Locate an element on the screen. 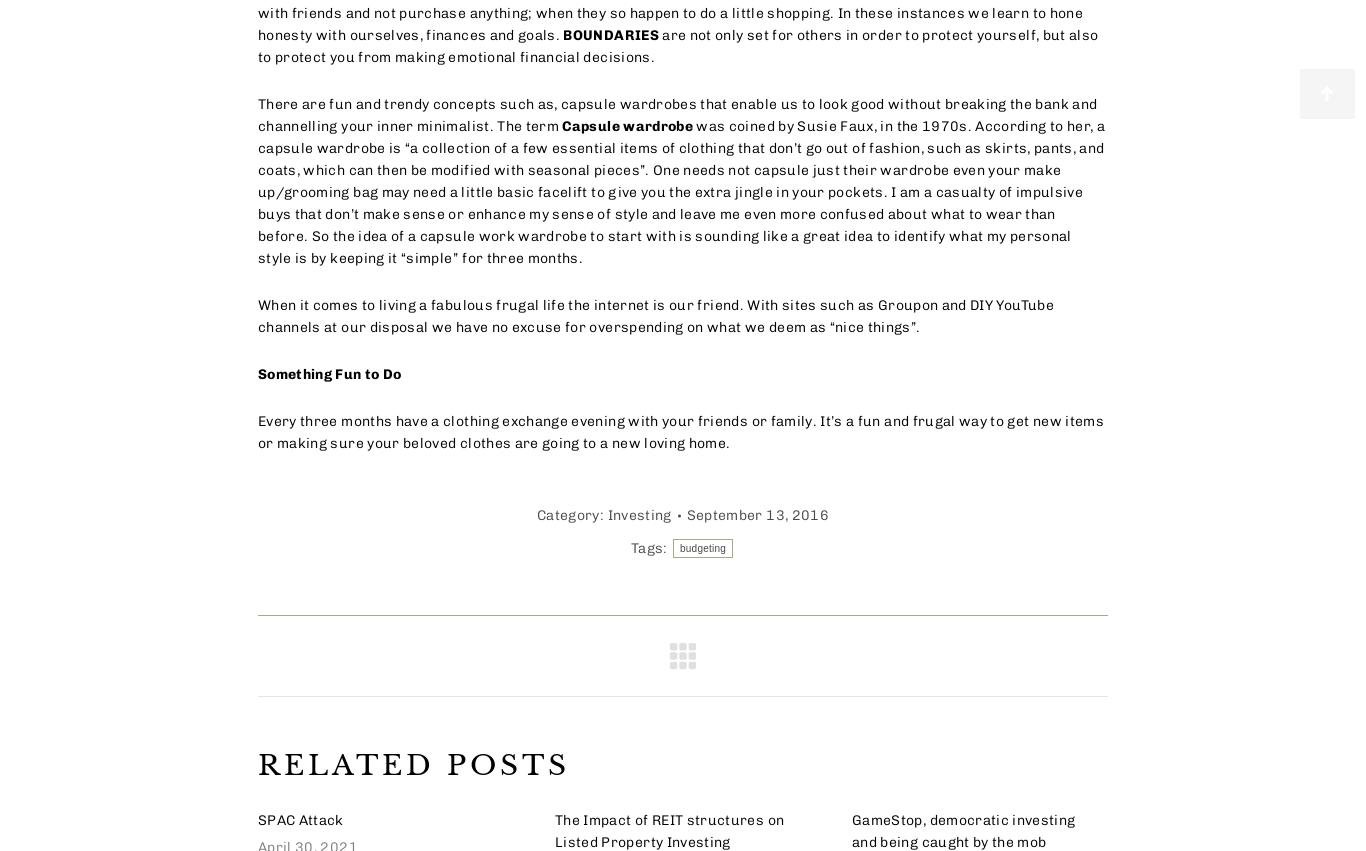 The image size is (1366, 851). 'September 13, 2016' is located at coordinates (686, 515).